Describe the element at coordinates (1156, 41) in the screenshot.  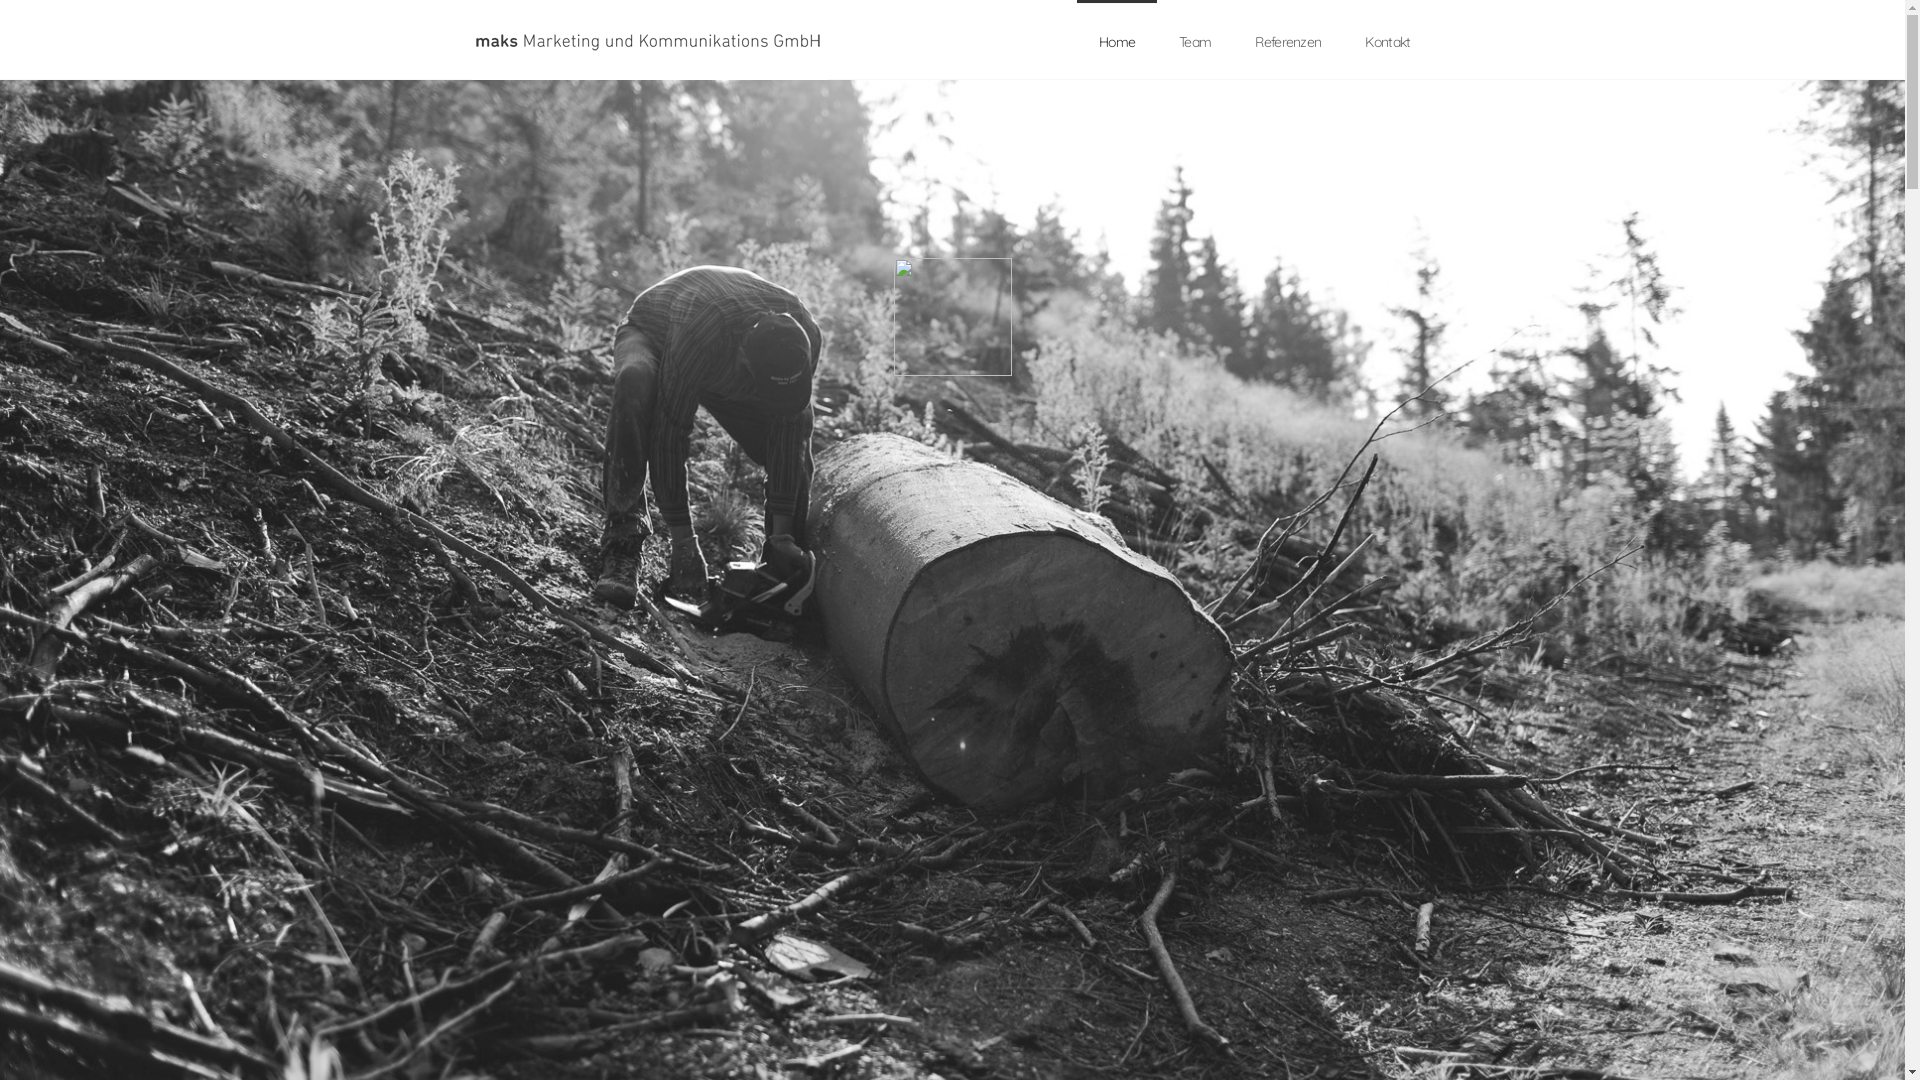
I see `'Team'` at that location.